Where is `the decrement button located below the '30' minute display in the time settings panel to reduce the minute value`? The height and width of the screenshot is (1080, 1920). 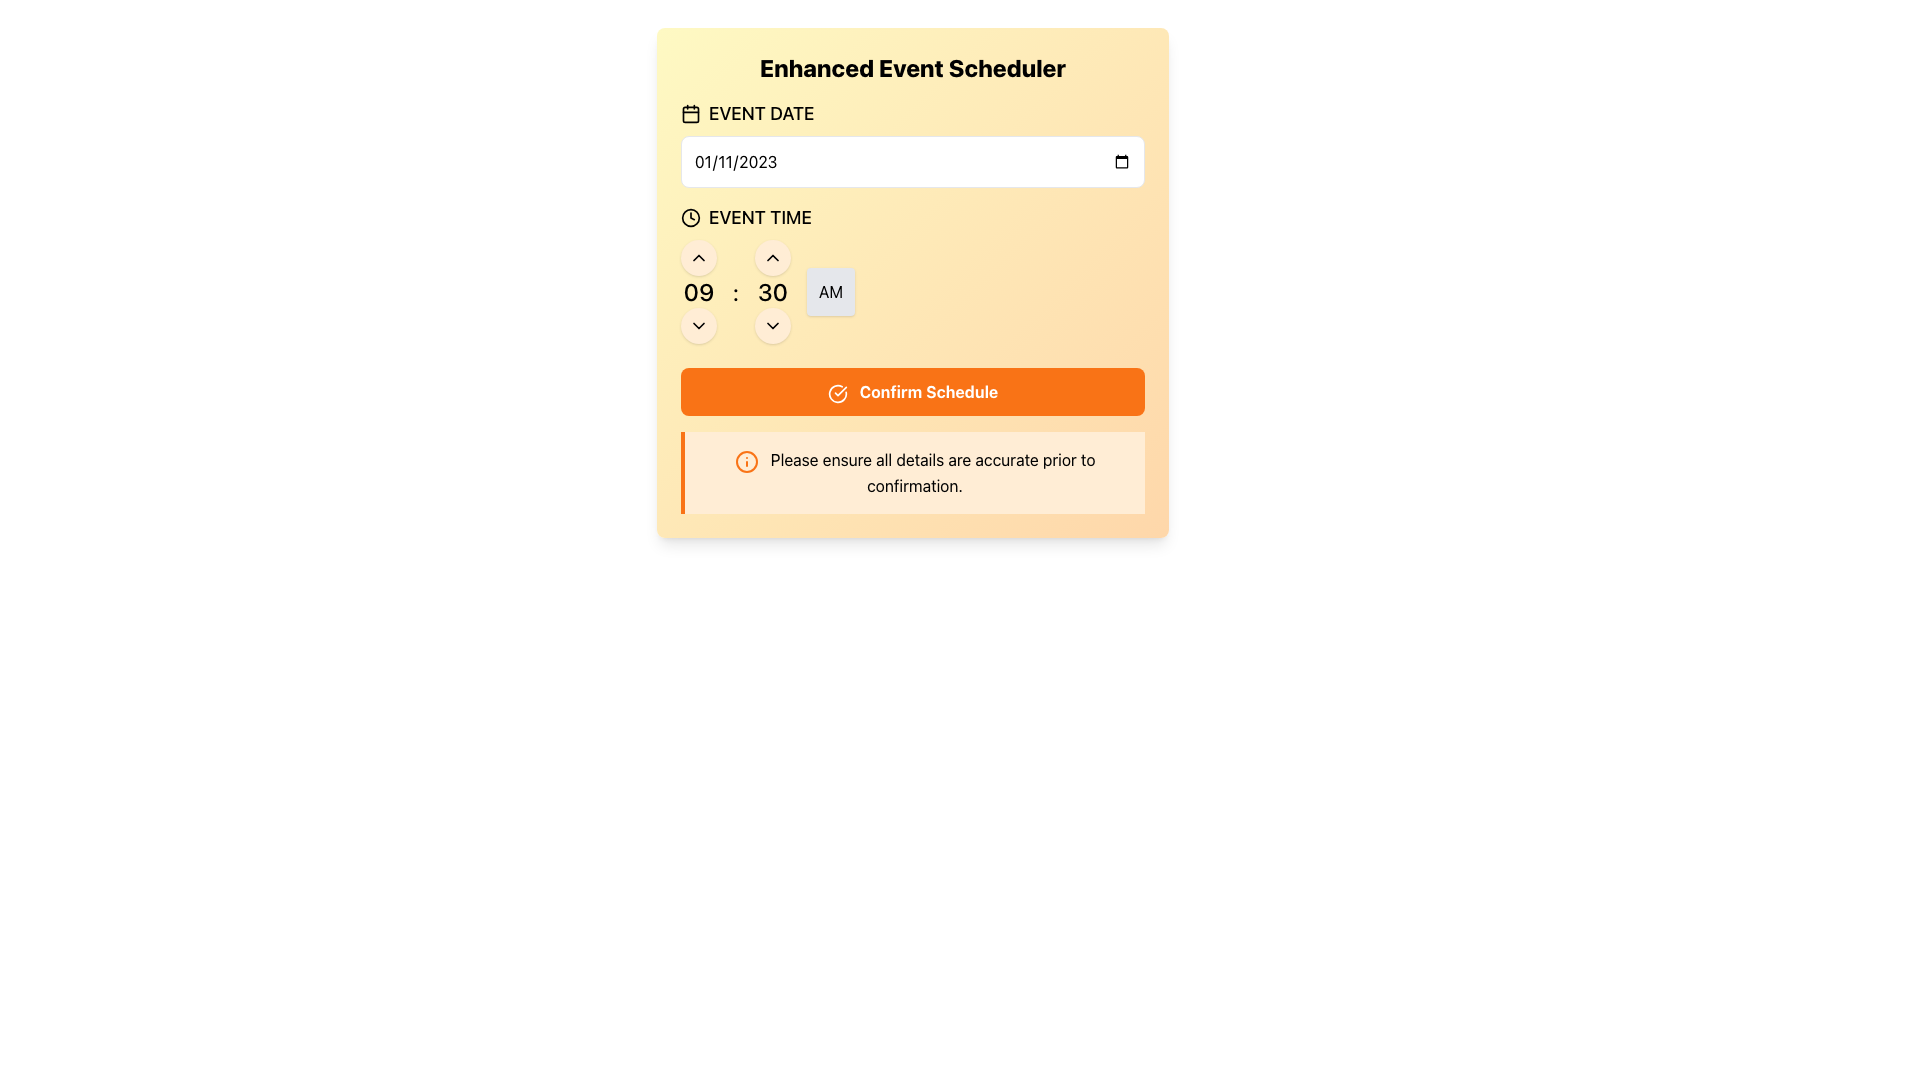 the decrement button located below the '30' minute display in the time settings panel to reduce the minute value is located at coordinates (771, 325).